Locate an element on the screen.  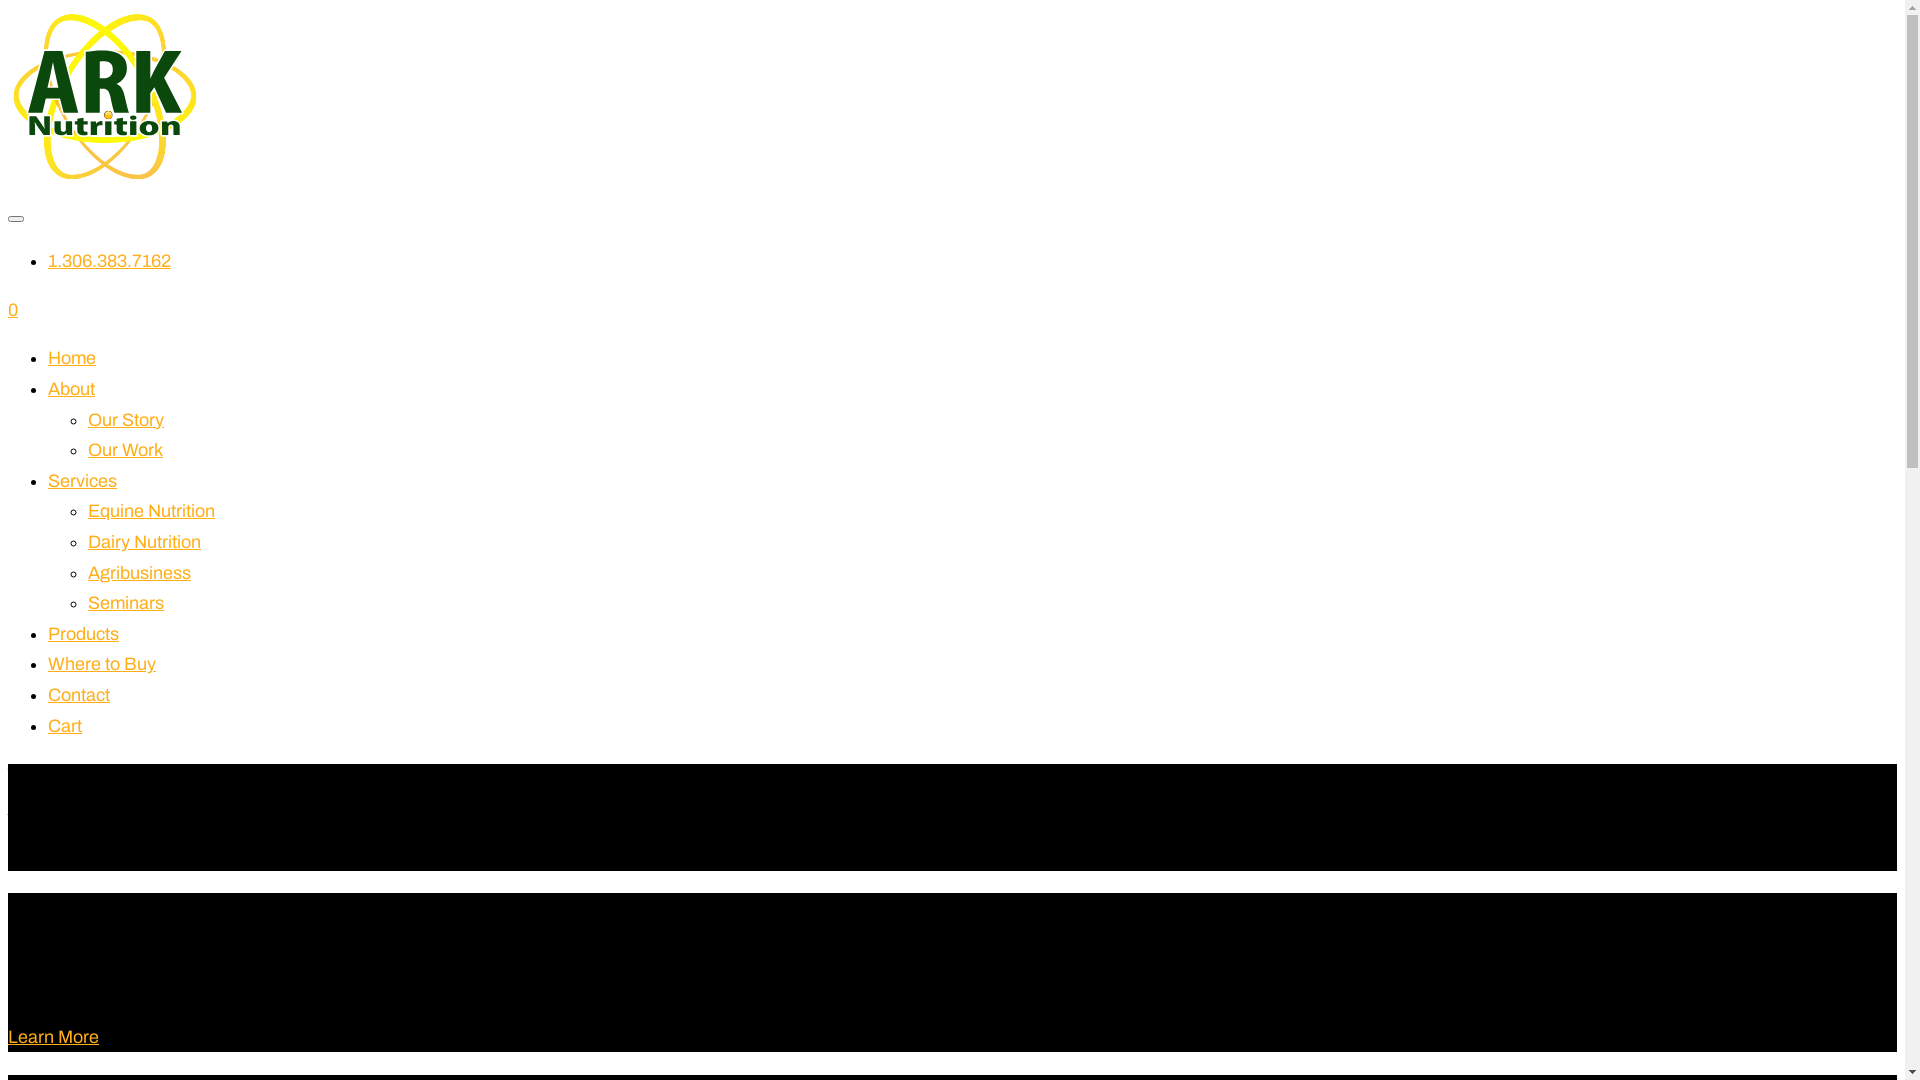
'Dairy Nutrition' is located at coordinates (143, 542).